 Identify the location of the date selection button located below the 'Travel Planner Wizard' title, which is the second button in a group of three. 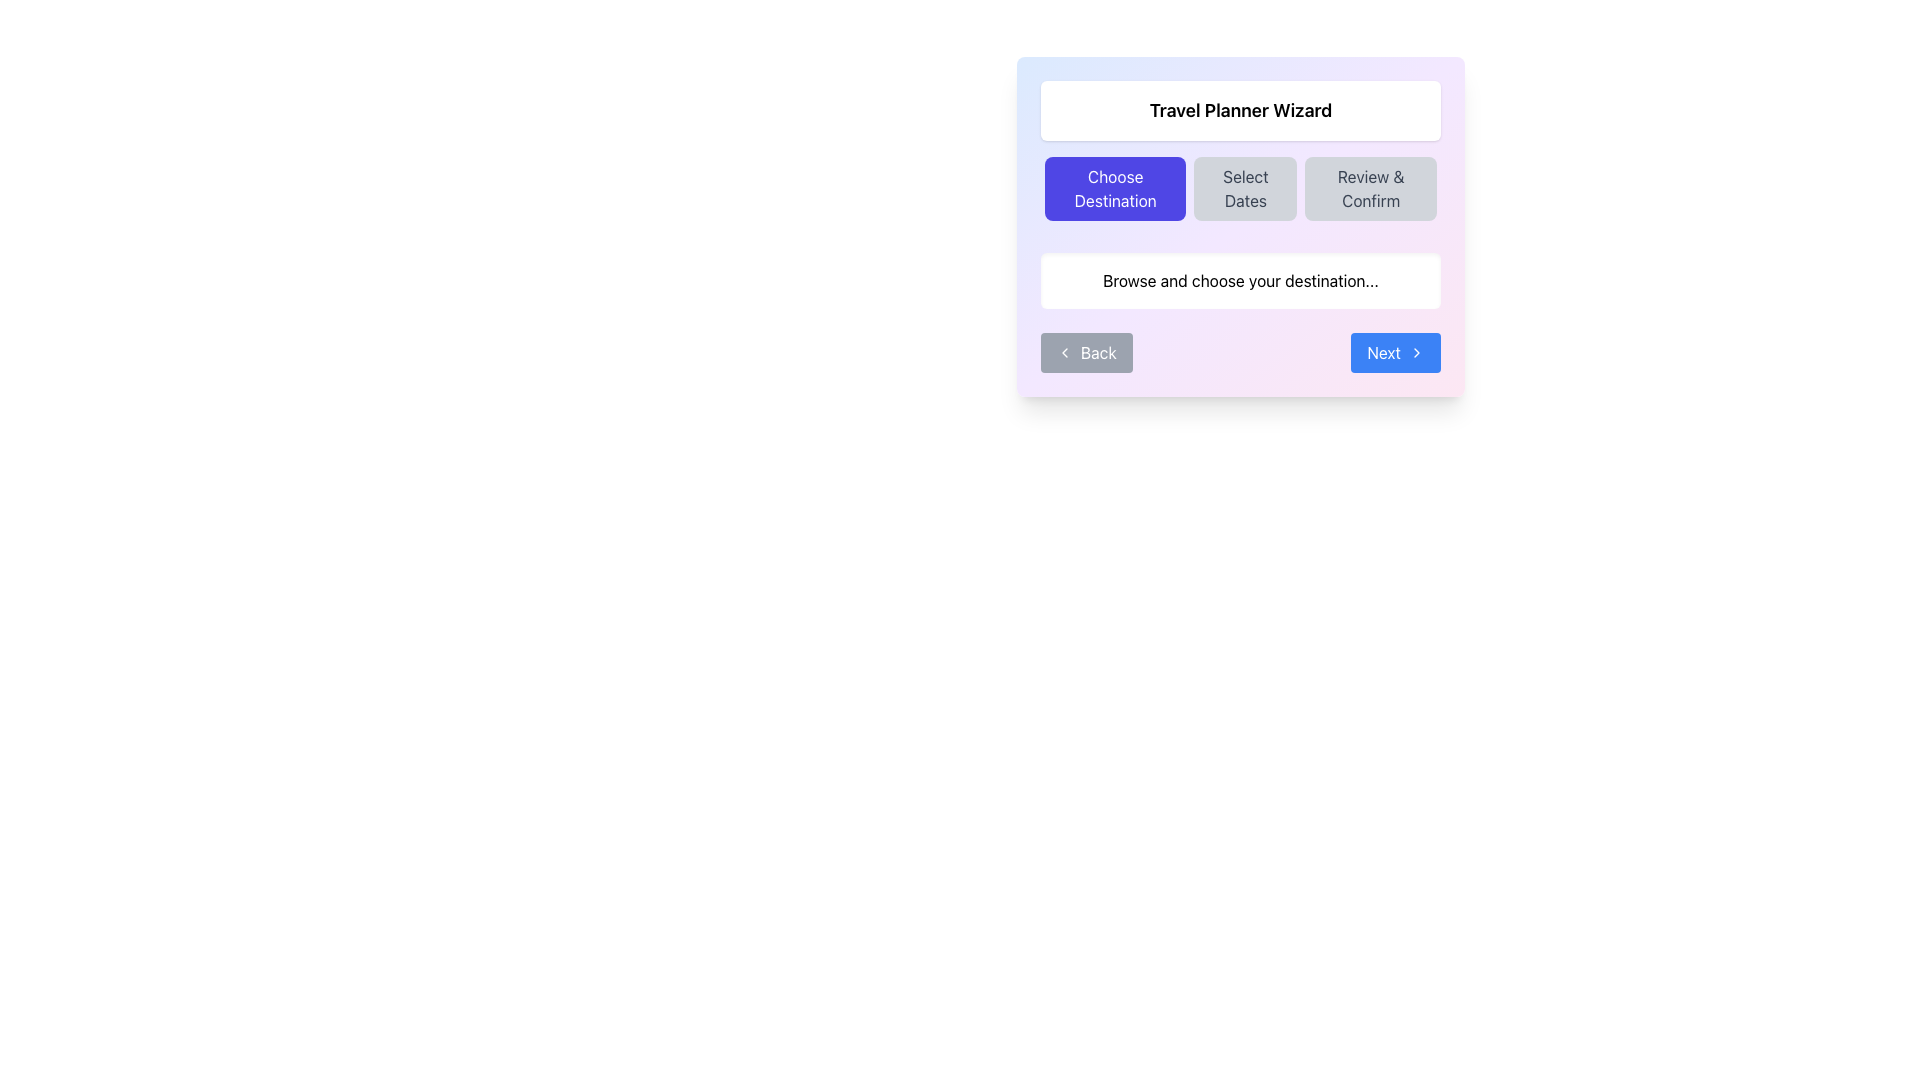
(1240, 189).